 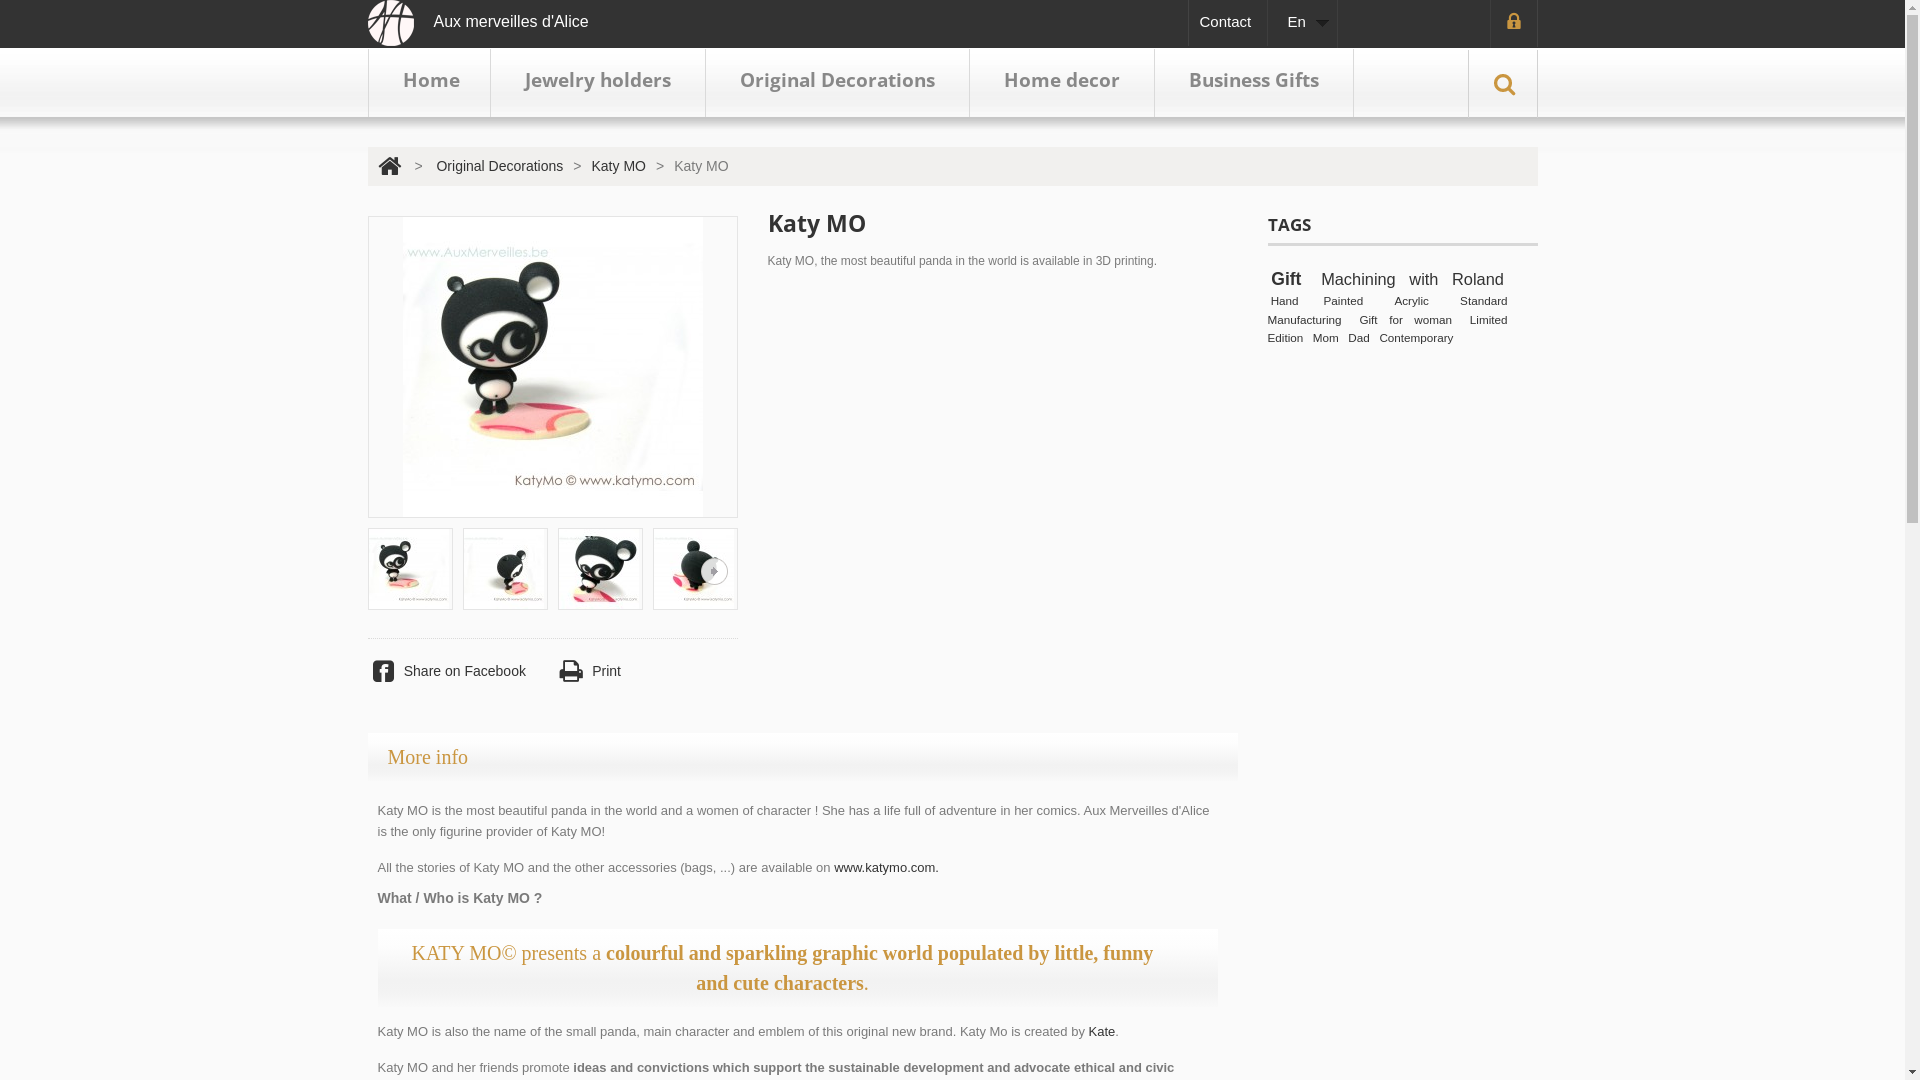 I want to click on 'www.katymo.com.', so click(x=834, y=866).